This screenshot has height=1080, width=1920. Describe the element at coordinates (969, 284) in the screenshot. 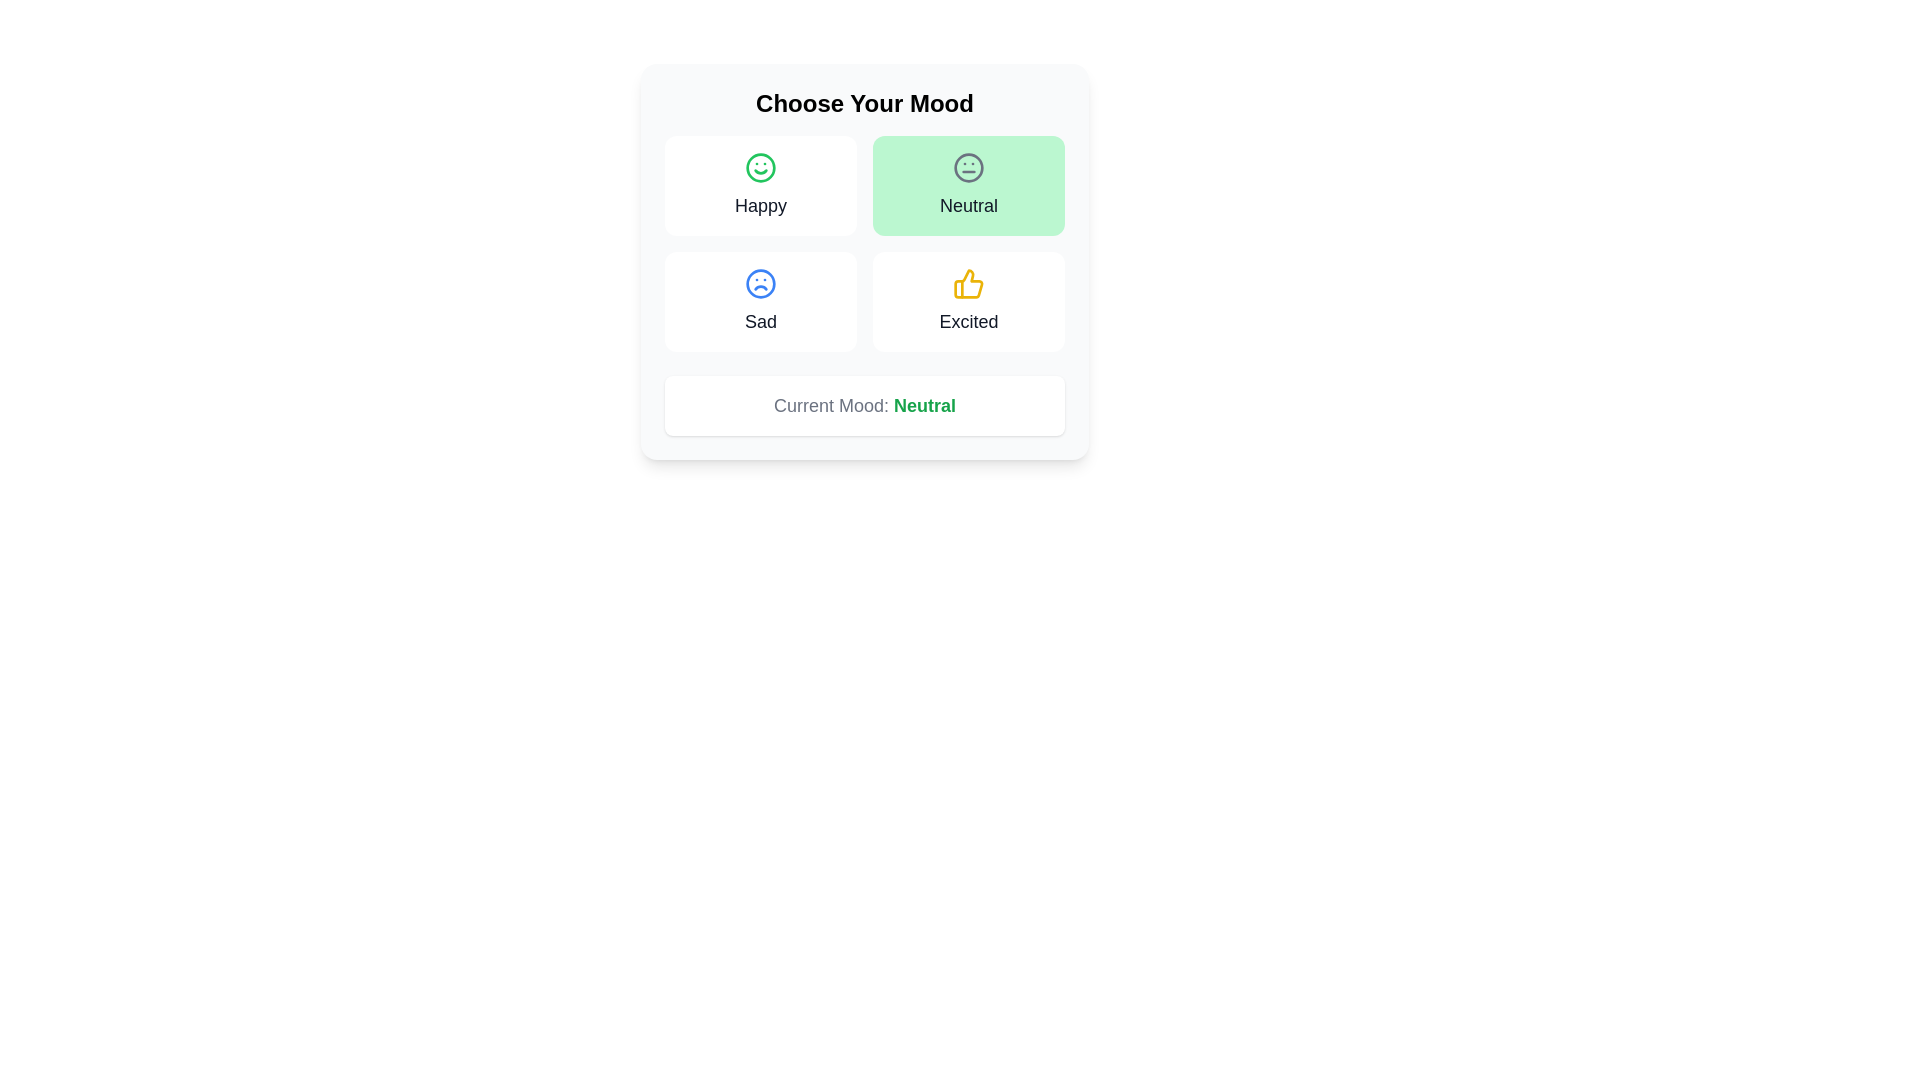

I see `the 'Excited' mood icon located in the bottom-right area of the grid layout, which visually represents the 'Excited' mood option` at that location.